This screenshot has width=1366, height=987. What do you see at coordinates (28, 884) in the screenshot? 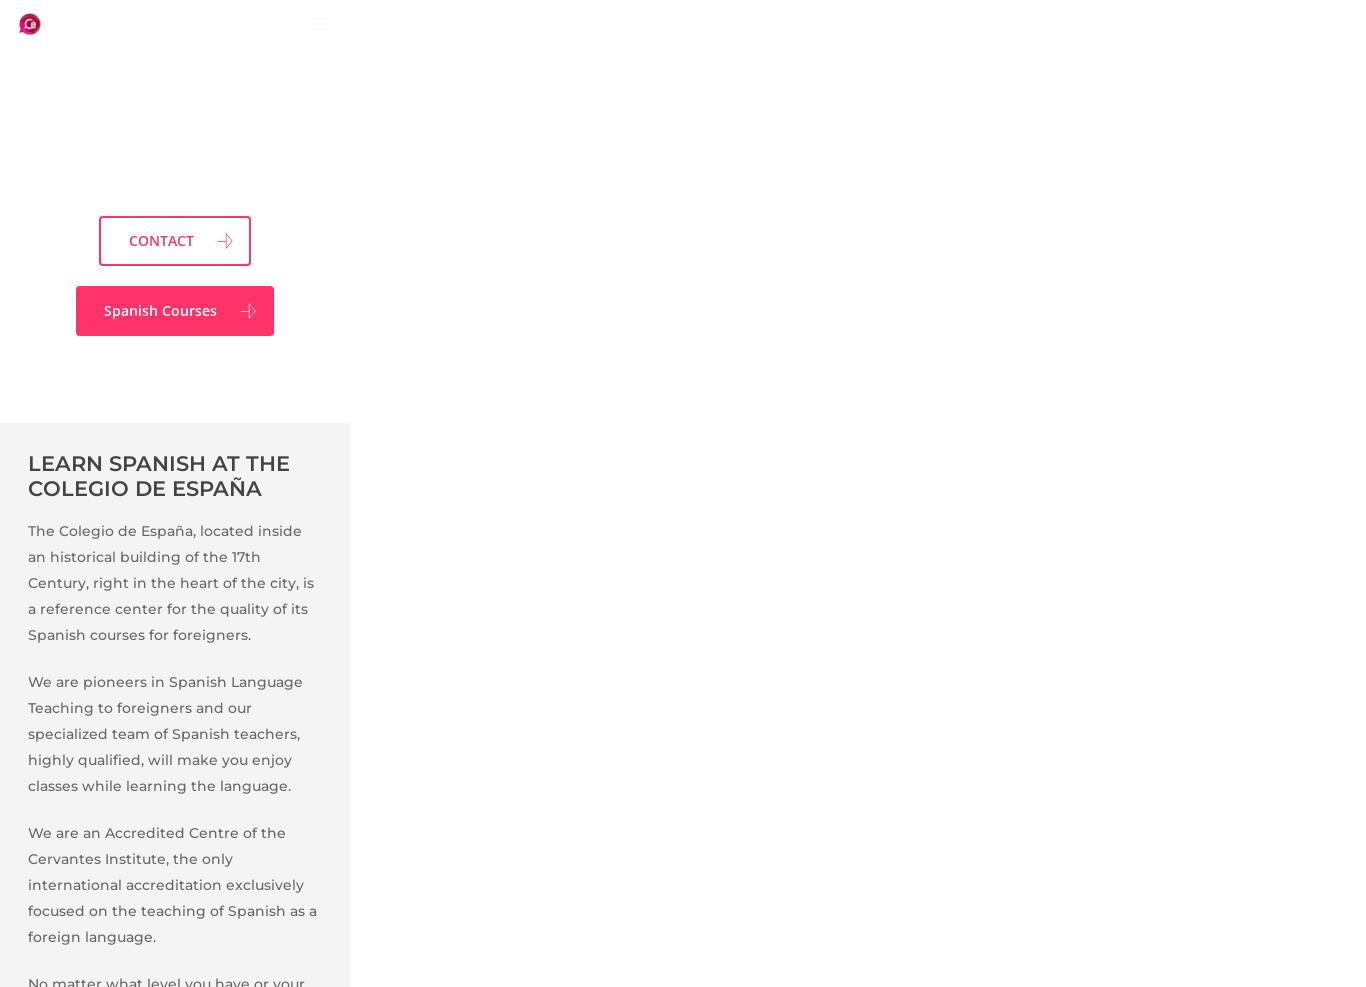
I see `'We are an Accredited Centre of the Cervantes Institute, the only international accreditation exclusively focused on the teaching of Spanish as a foreign language.'` at bounding box center [28, 884].